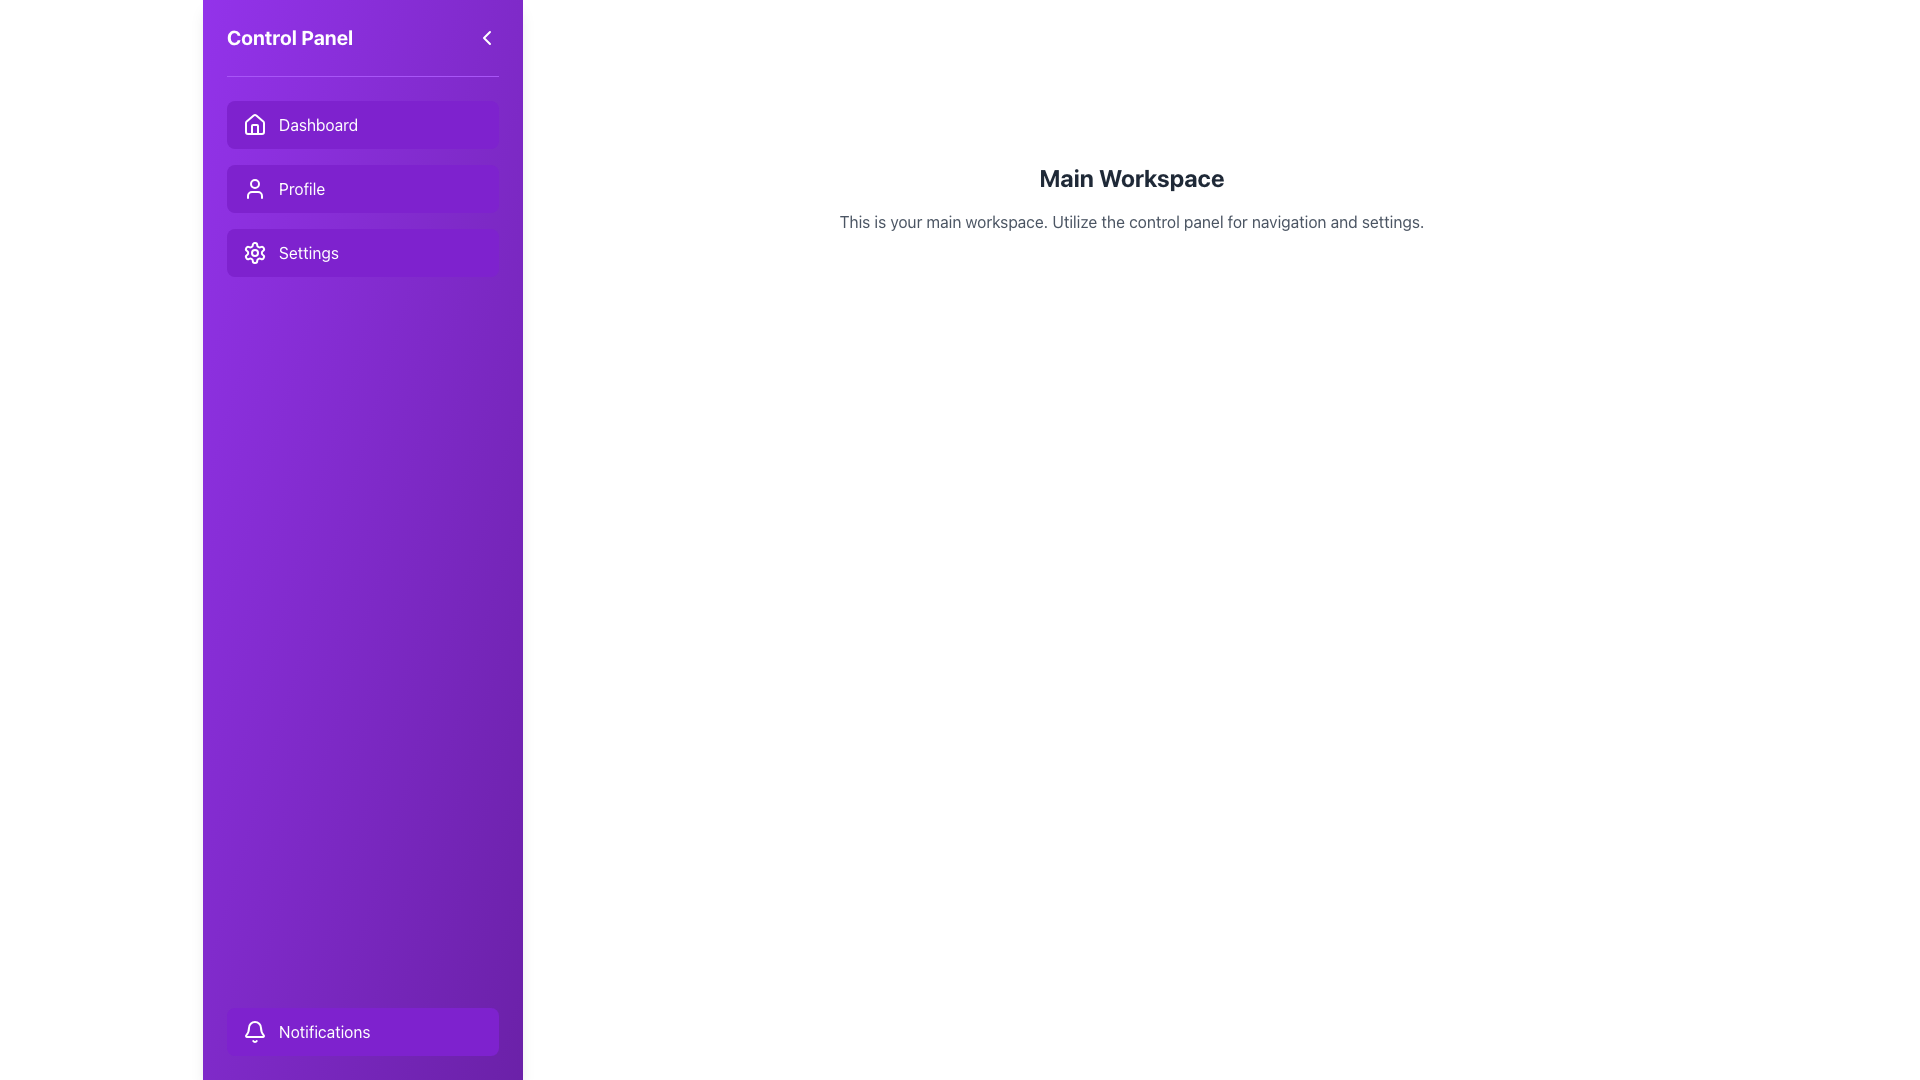 The image size is (1920, 1080). I want to click on the purple 'Profile' button with rounded corners in the navigation menu, so click(363, 189).